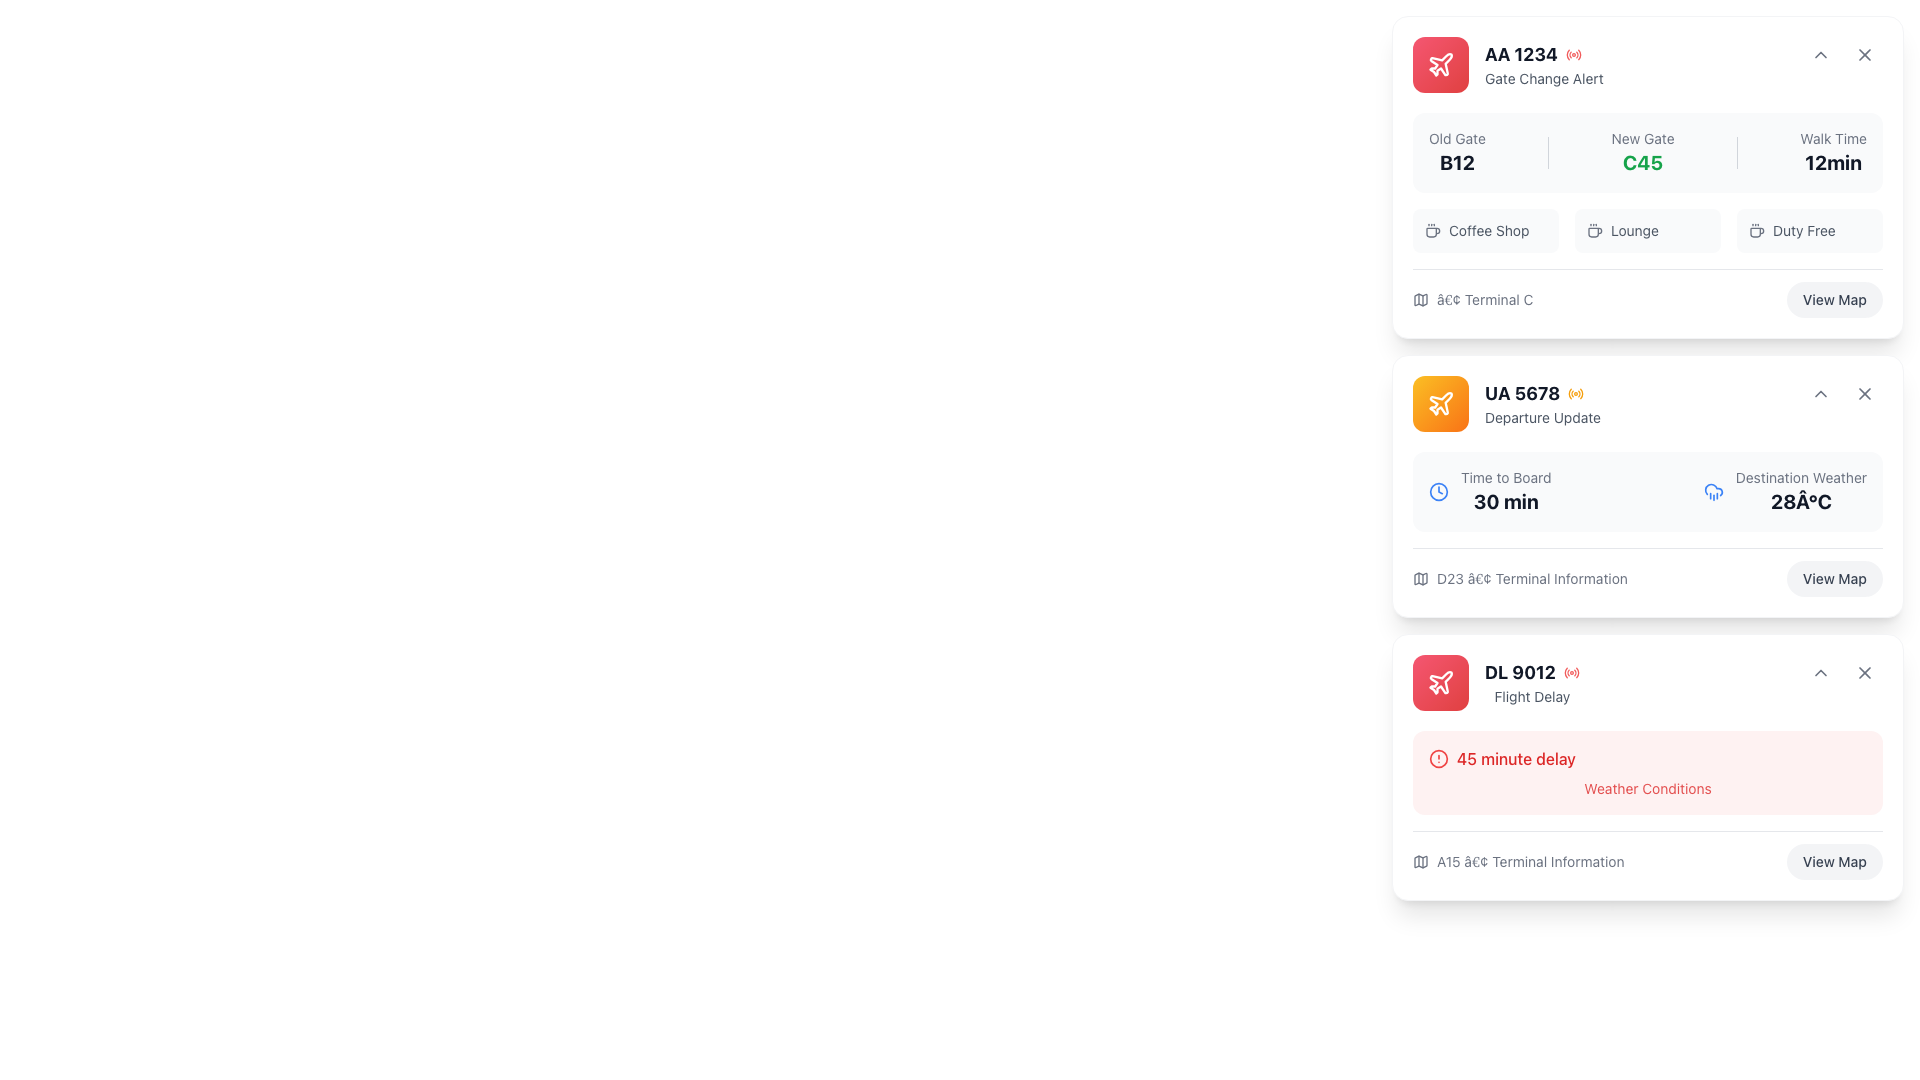  I want to click on the informational text element displaying the temperature '28°C' and the accompanying blue rain cloud icon, which is part of the 'UA 5678 Departure Update' section, so click(1785, 492).